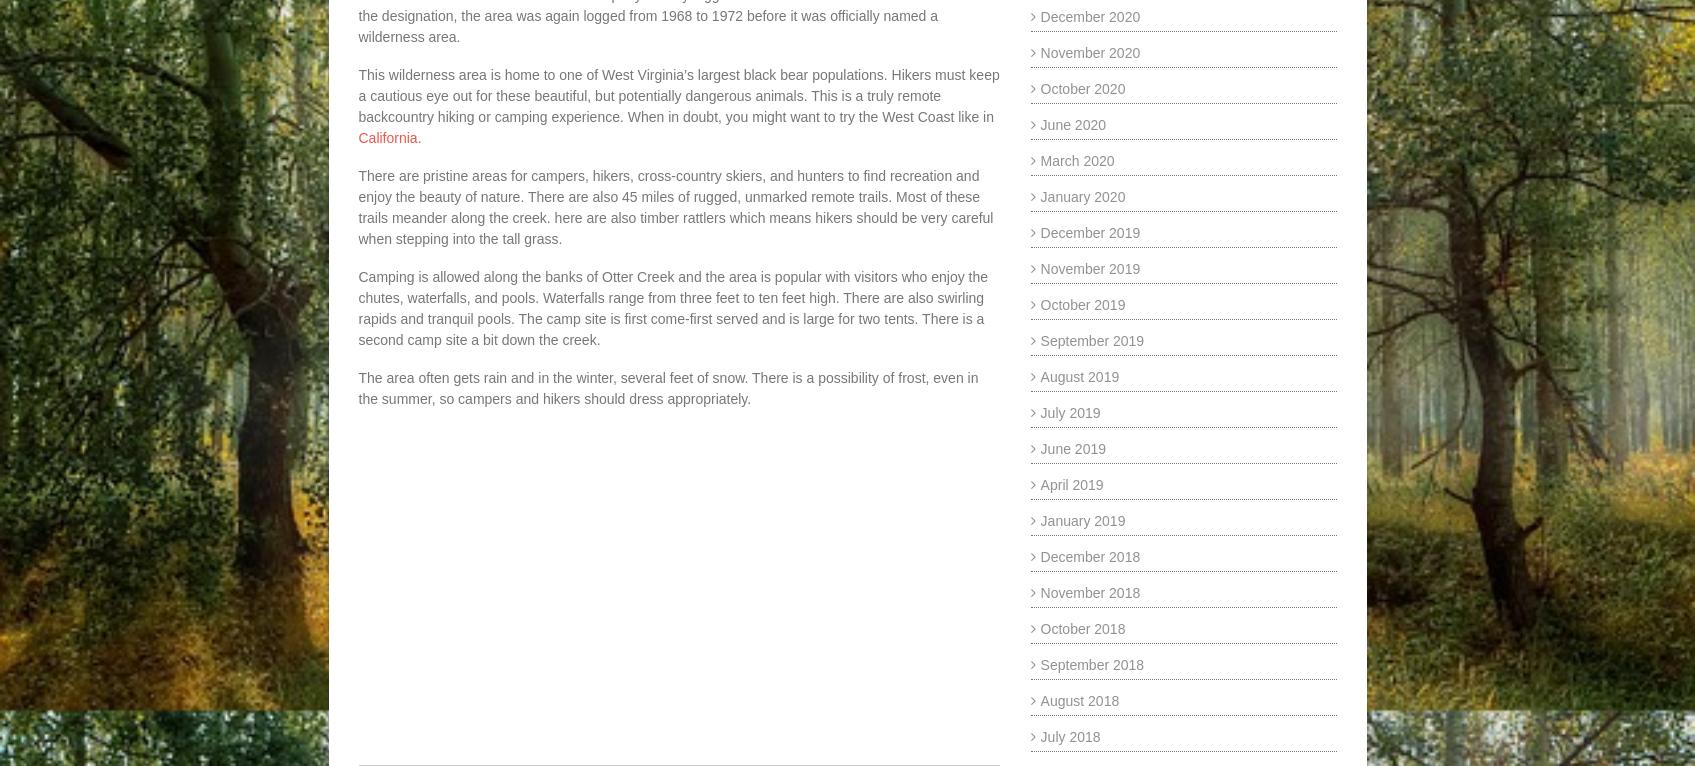 This screenshot has height=766, width=1695. I want to click on 'September 2019', so click(1091, 340).